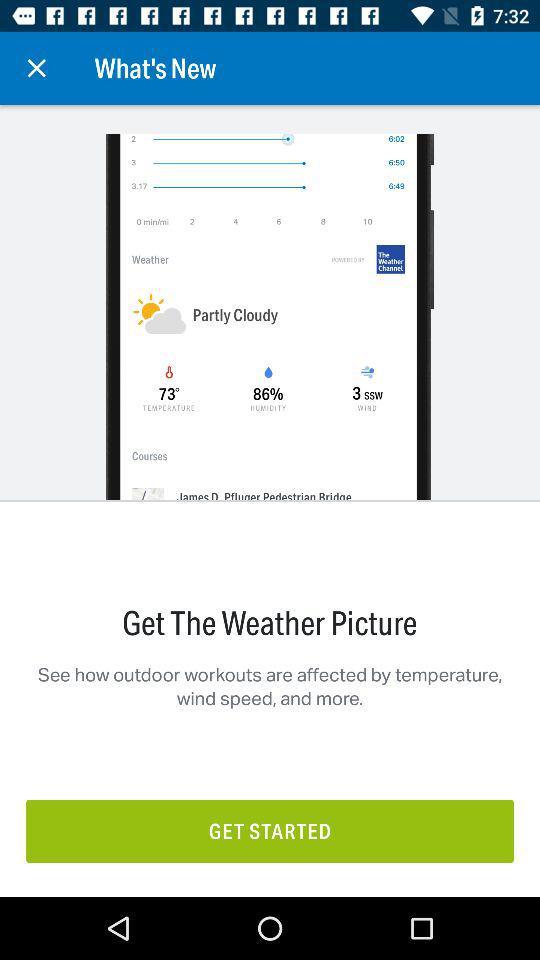 This screenshot has width=540, height=960. Describe the element at coordinates (270, 831) in the screenshot. I see `the item below the see how outdoor item` at that location.